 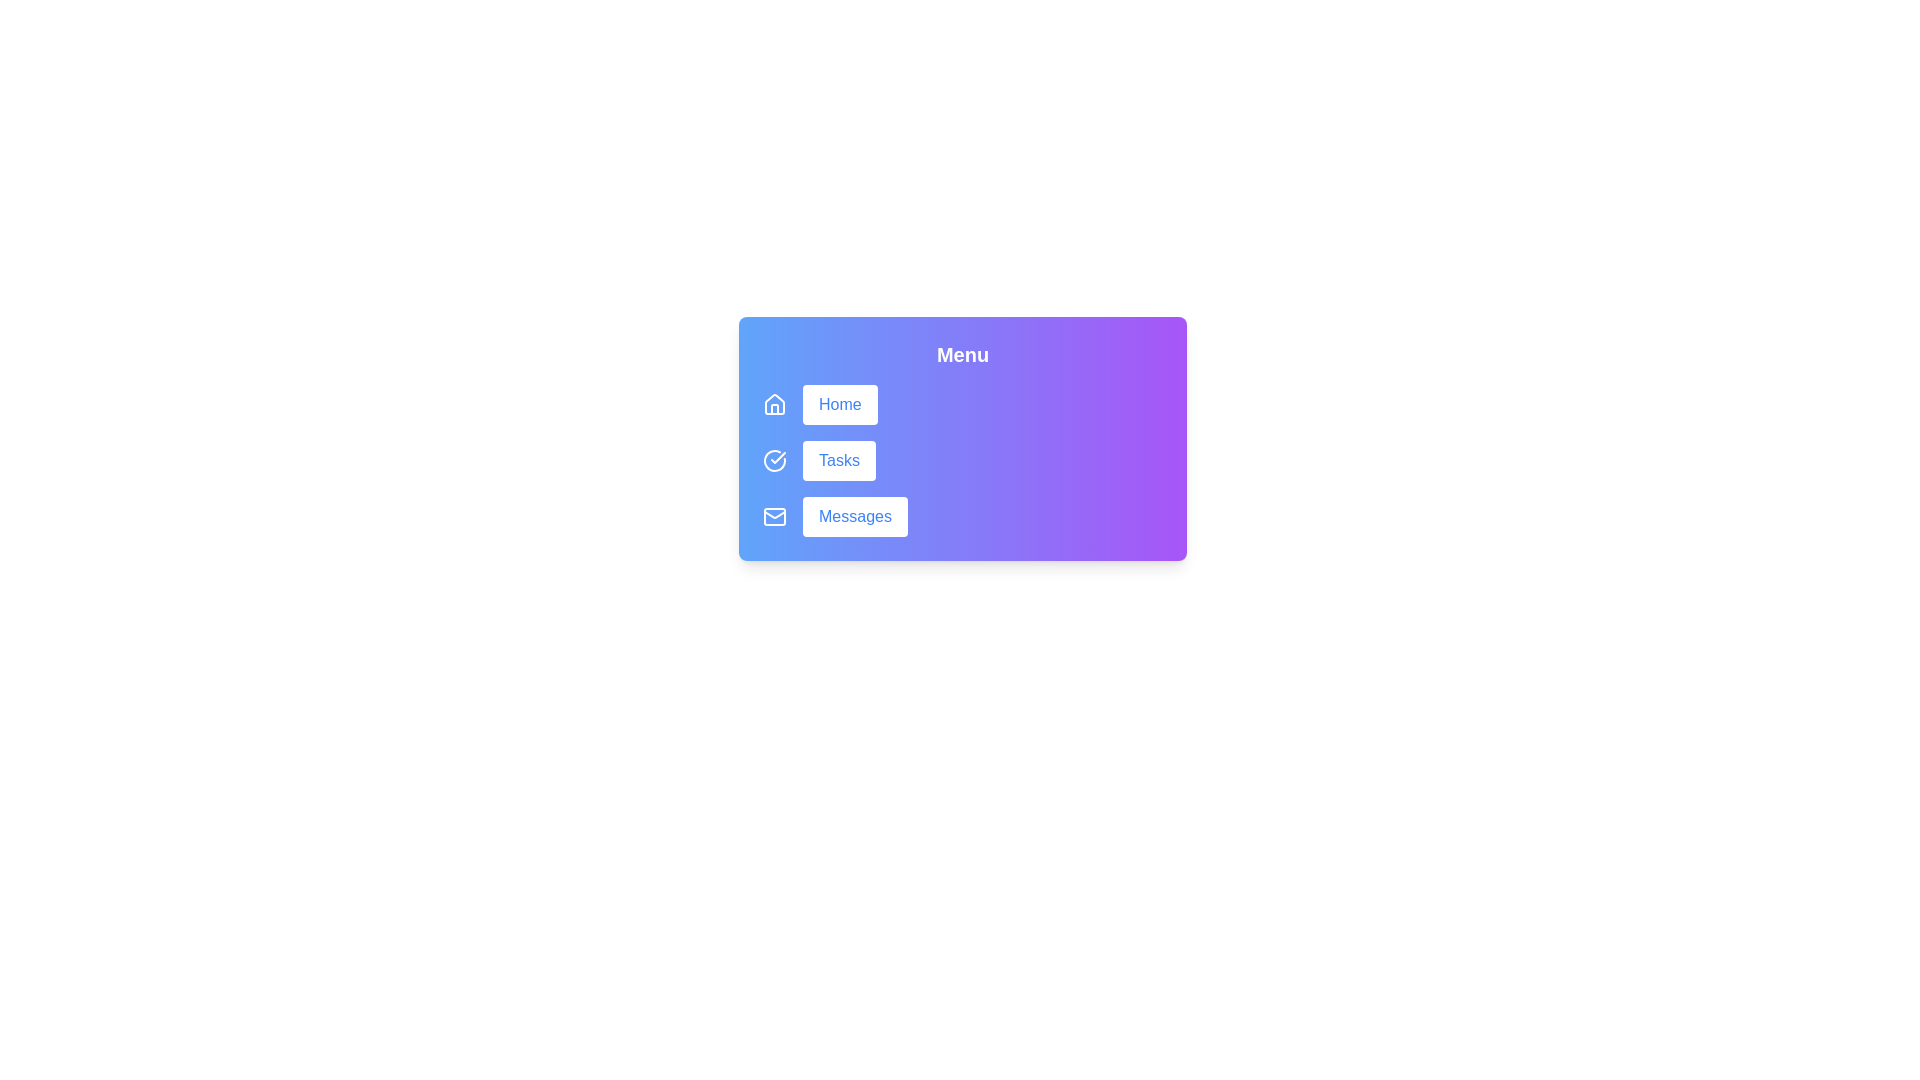 What do you see at coordinates (773, 461) in the screenshot?
I see `the icon beside the Tasks button` at bounding box center [773, 461].